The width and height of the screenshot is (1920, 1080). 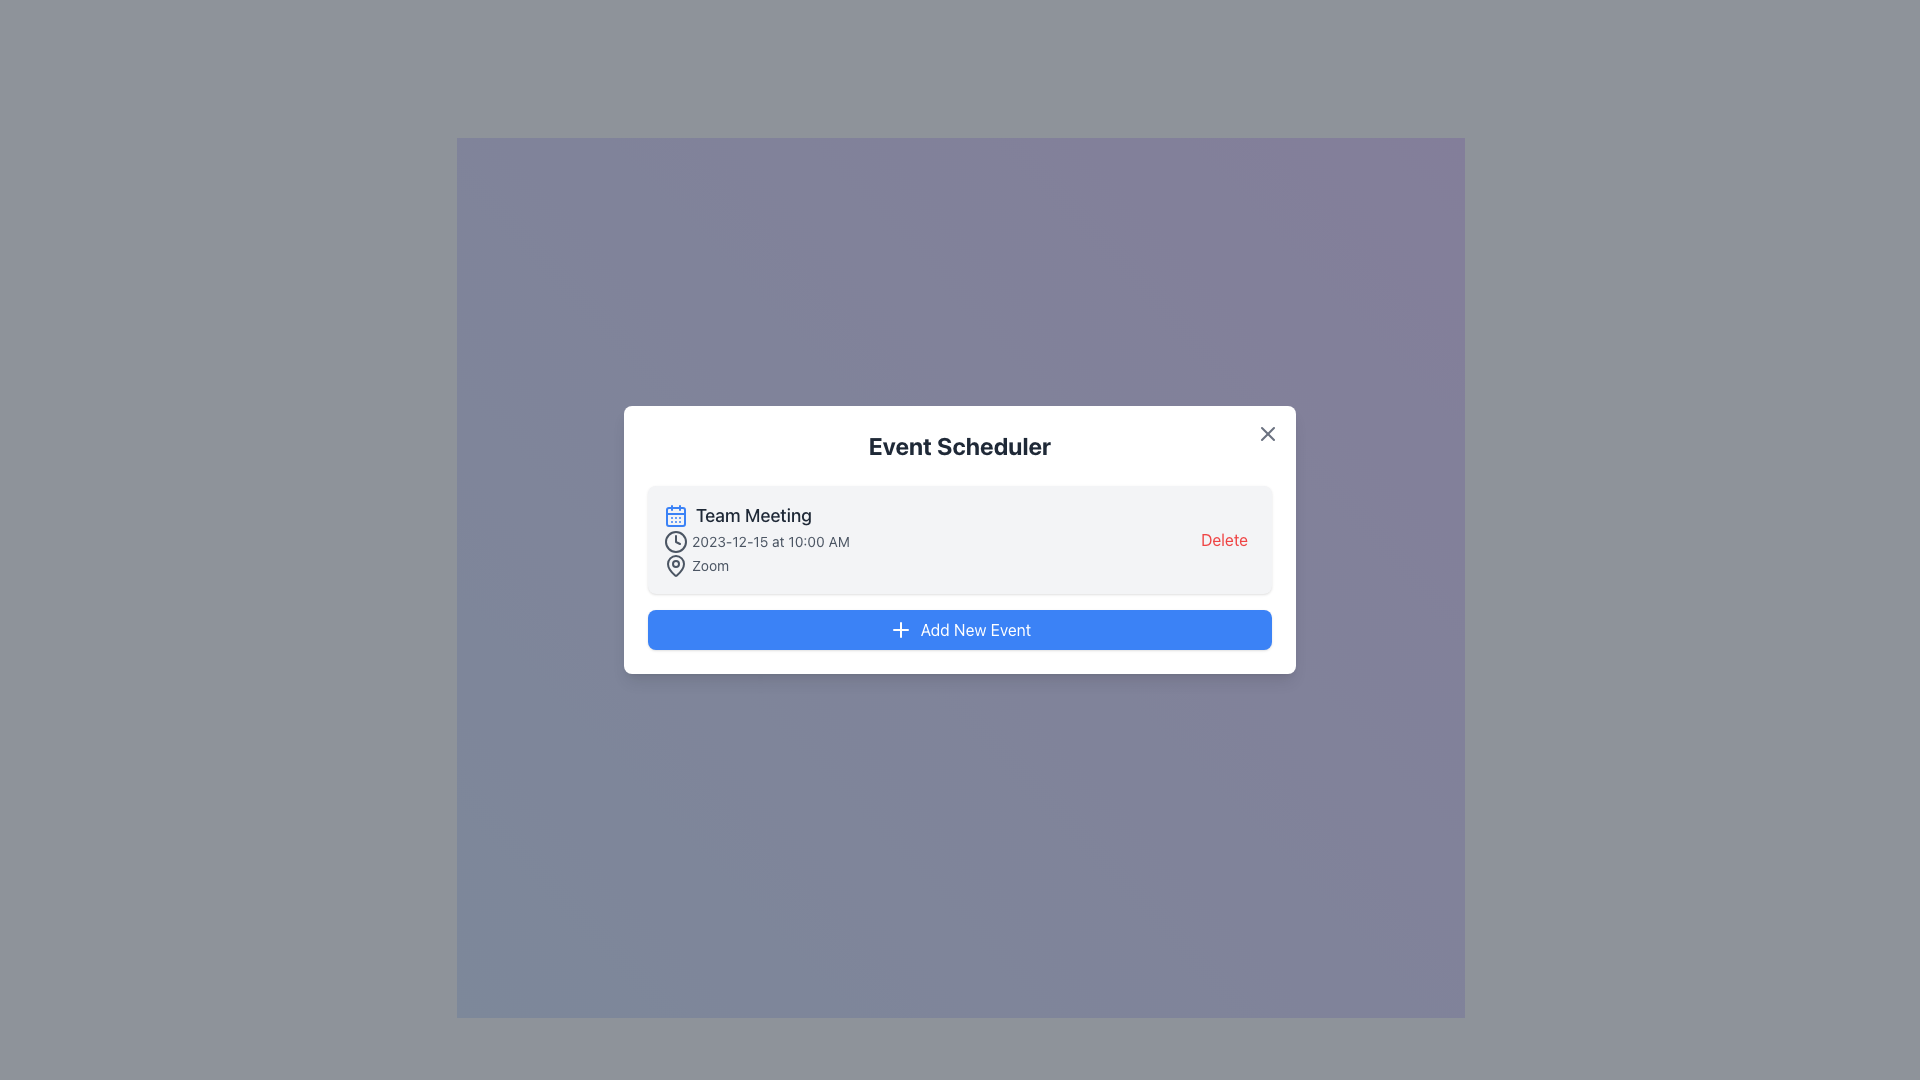 What do you see at coordinates (676, 515) in the screenshot?
I see `the calendar icon representing a specific day section within the 'Event Scheduler' modal, located to the left of the 'Team Meeting' title` at bounding box center [676, 515].